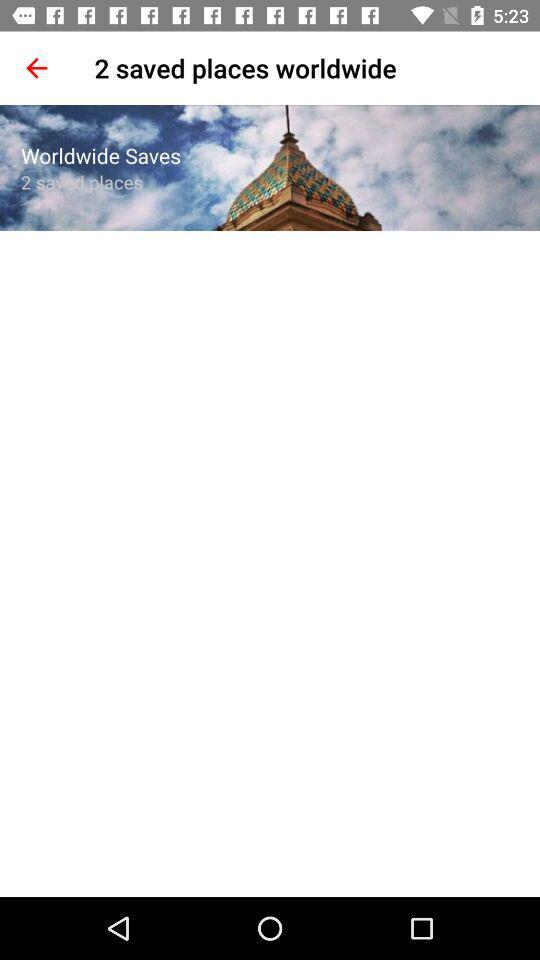 This screenshot has height=960, width=540. What do you see at coordinates (36, 68) in the screenshot?
I see `the item to the left of the 2 saved places icon` at bounding box center [36, 68].